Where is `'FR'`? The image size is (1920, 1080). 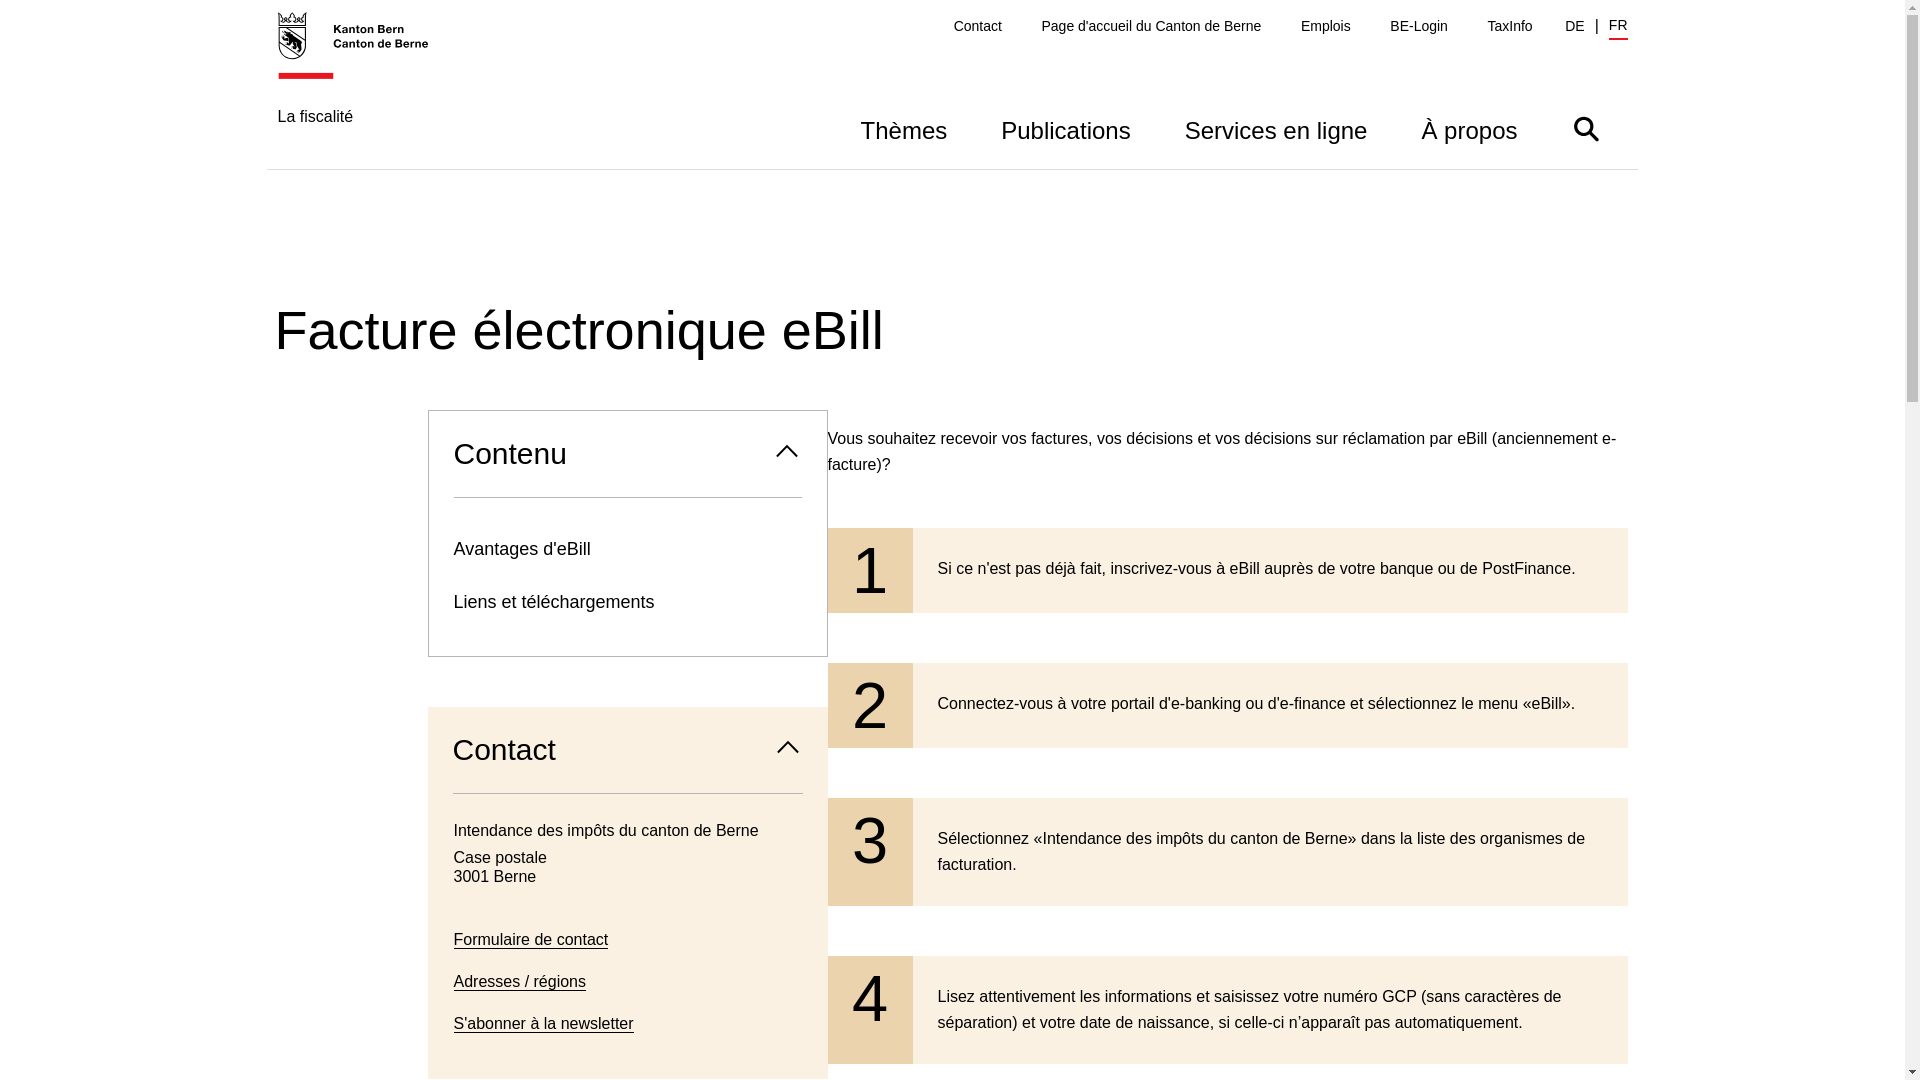 'FR' is located at coordinates (1618, 27).